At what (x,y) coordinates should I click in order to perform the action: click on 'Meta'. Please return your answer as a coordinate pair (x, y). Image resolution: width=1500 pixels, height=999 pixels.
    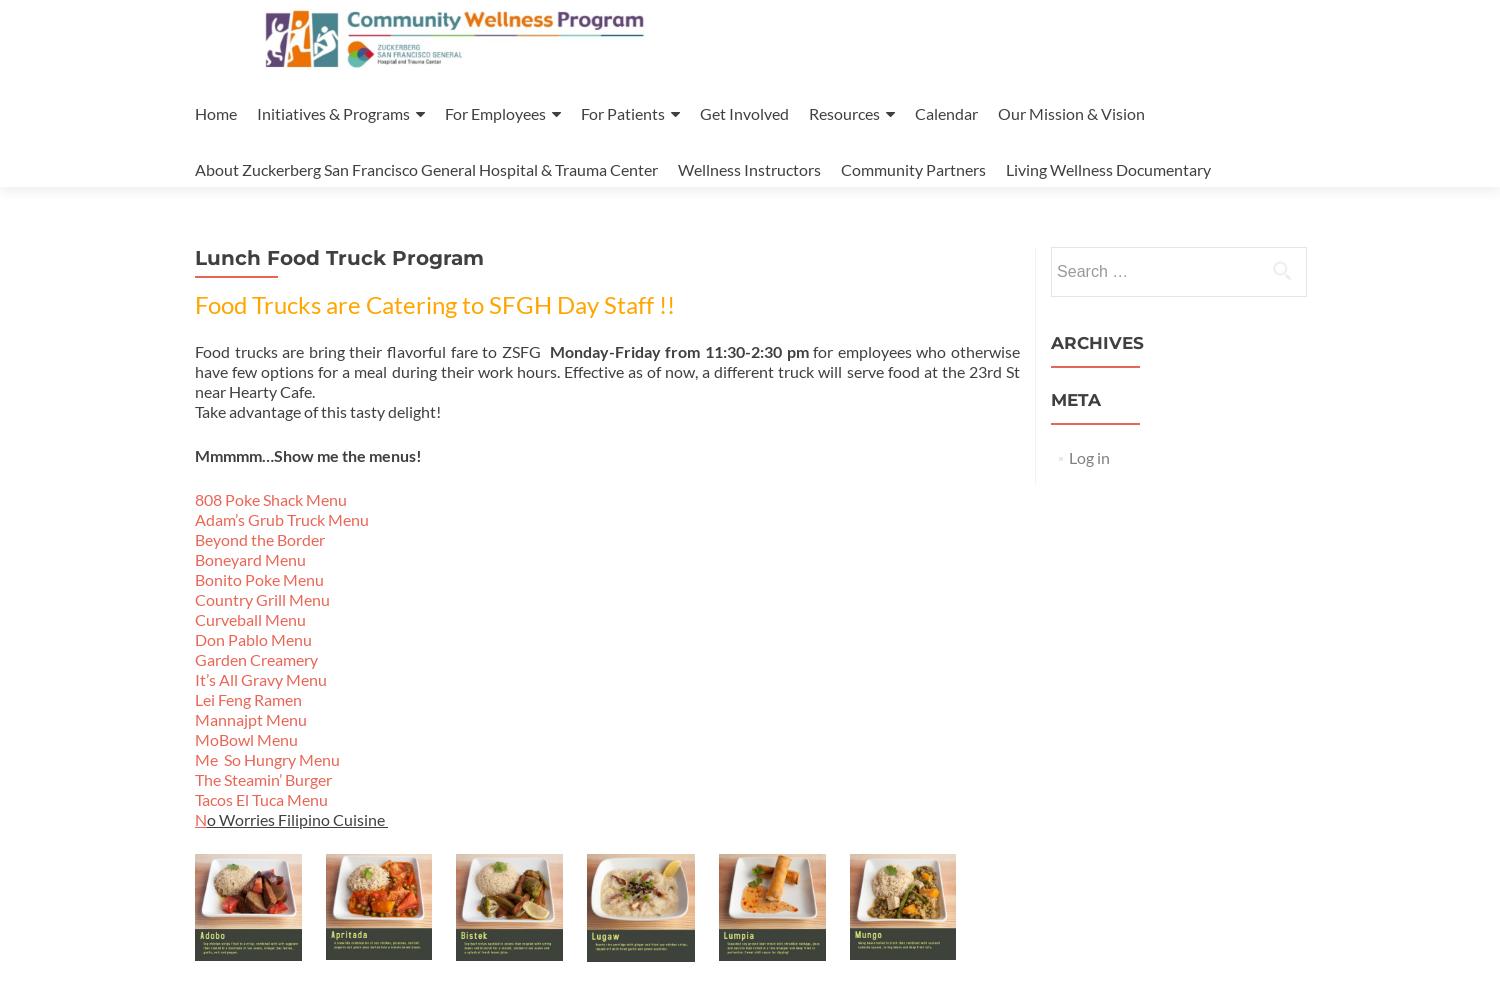
    Looking at the image, I should click on (1074, 398).